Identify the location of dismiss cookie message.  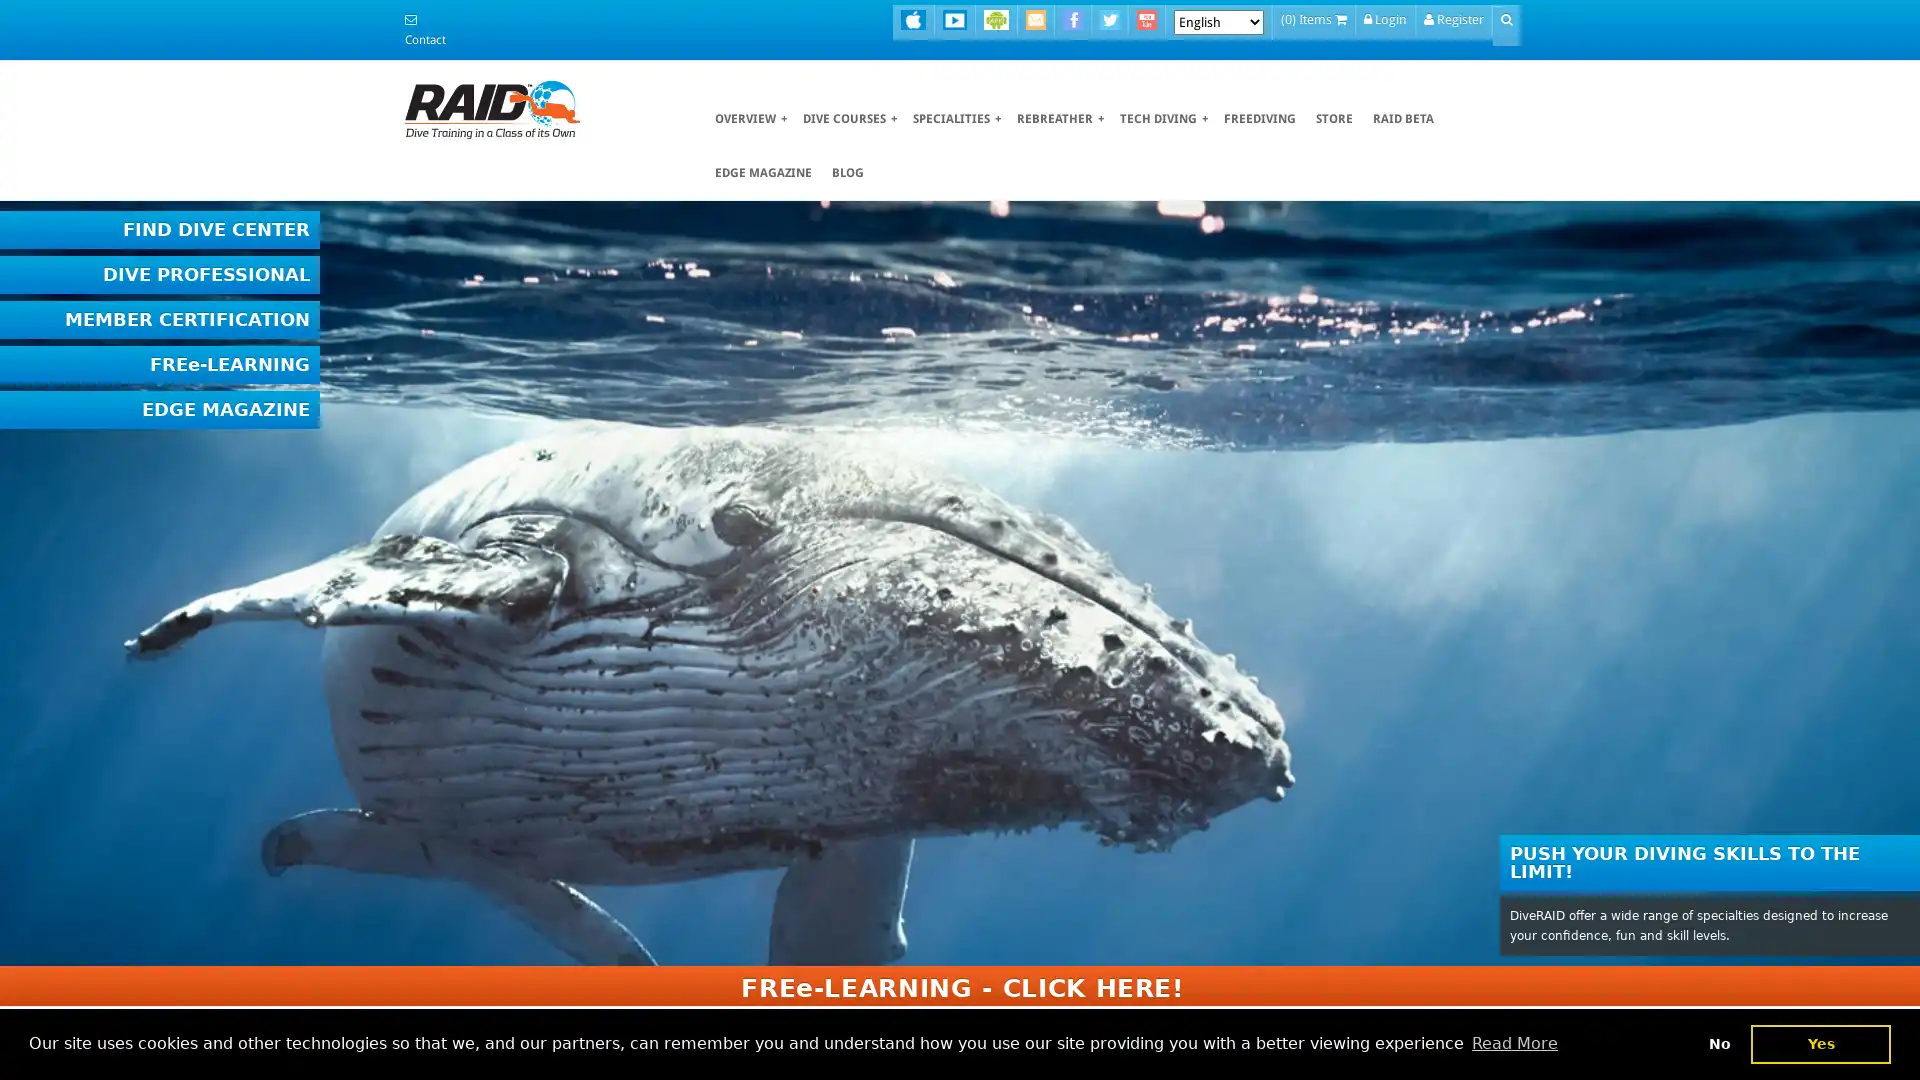
(1820, 1043).